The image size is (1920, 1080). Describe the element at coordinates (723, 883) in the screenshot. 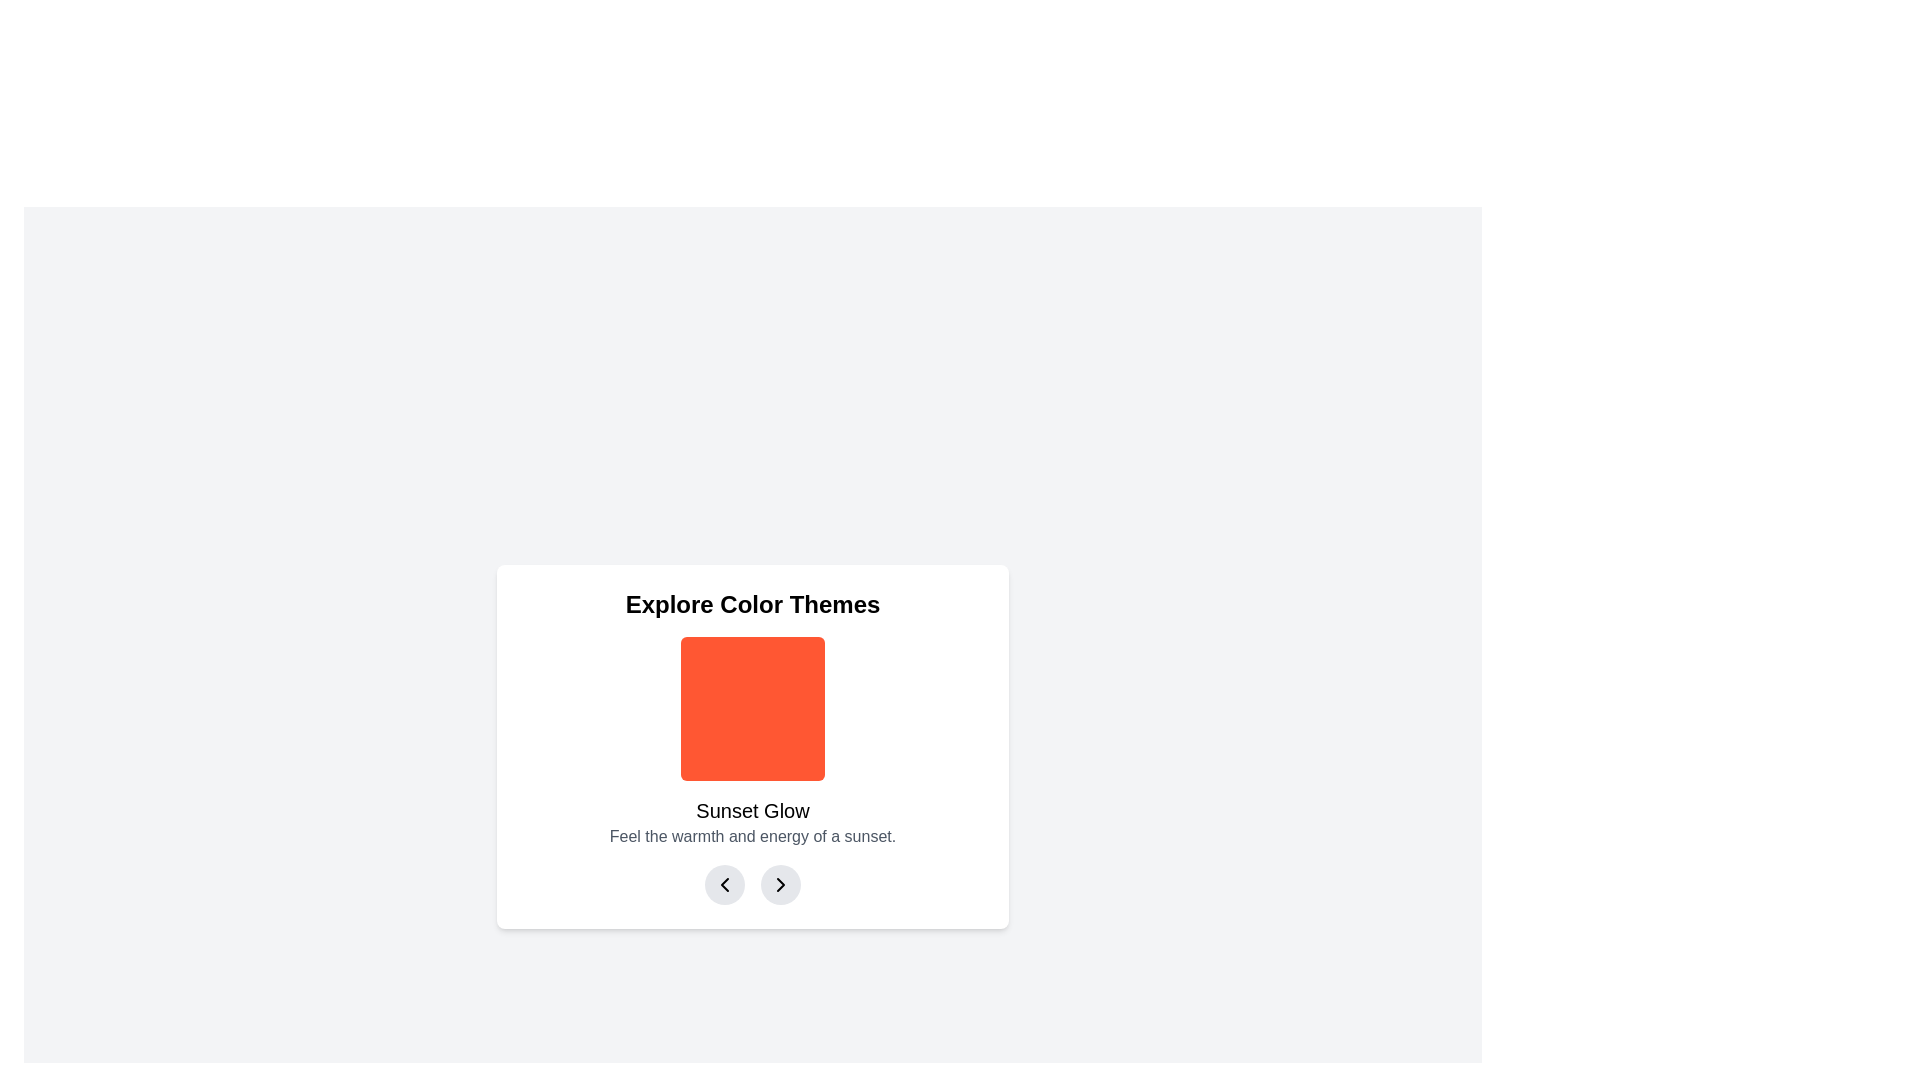

I see `the circular button with a light gray background and a black left-chevron icon, positioned at the bottom left of the navigation group, to visualize hover effects` at that location.